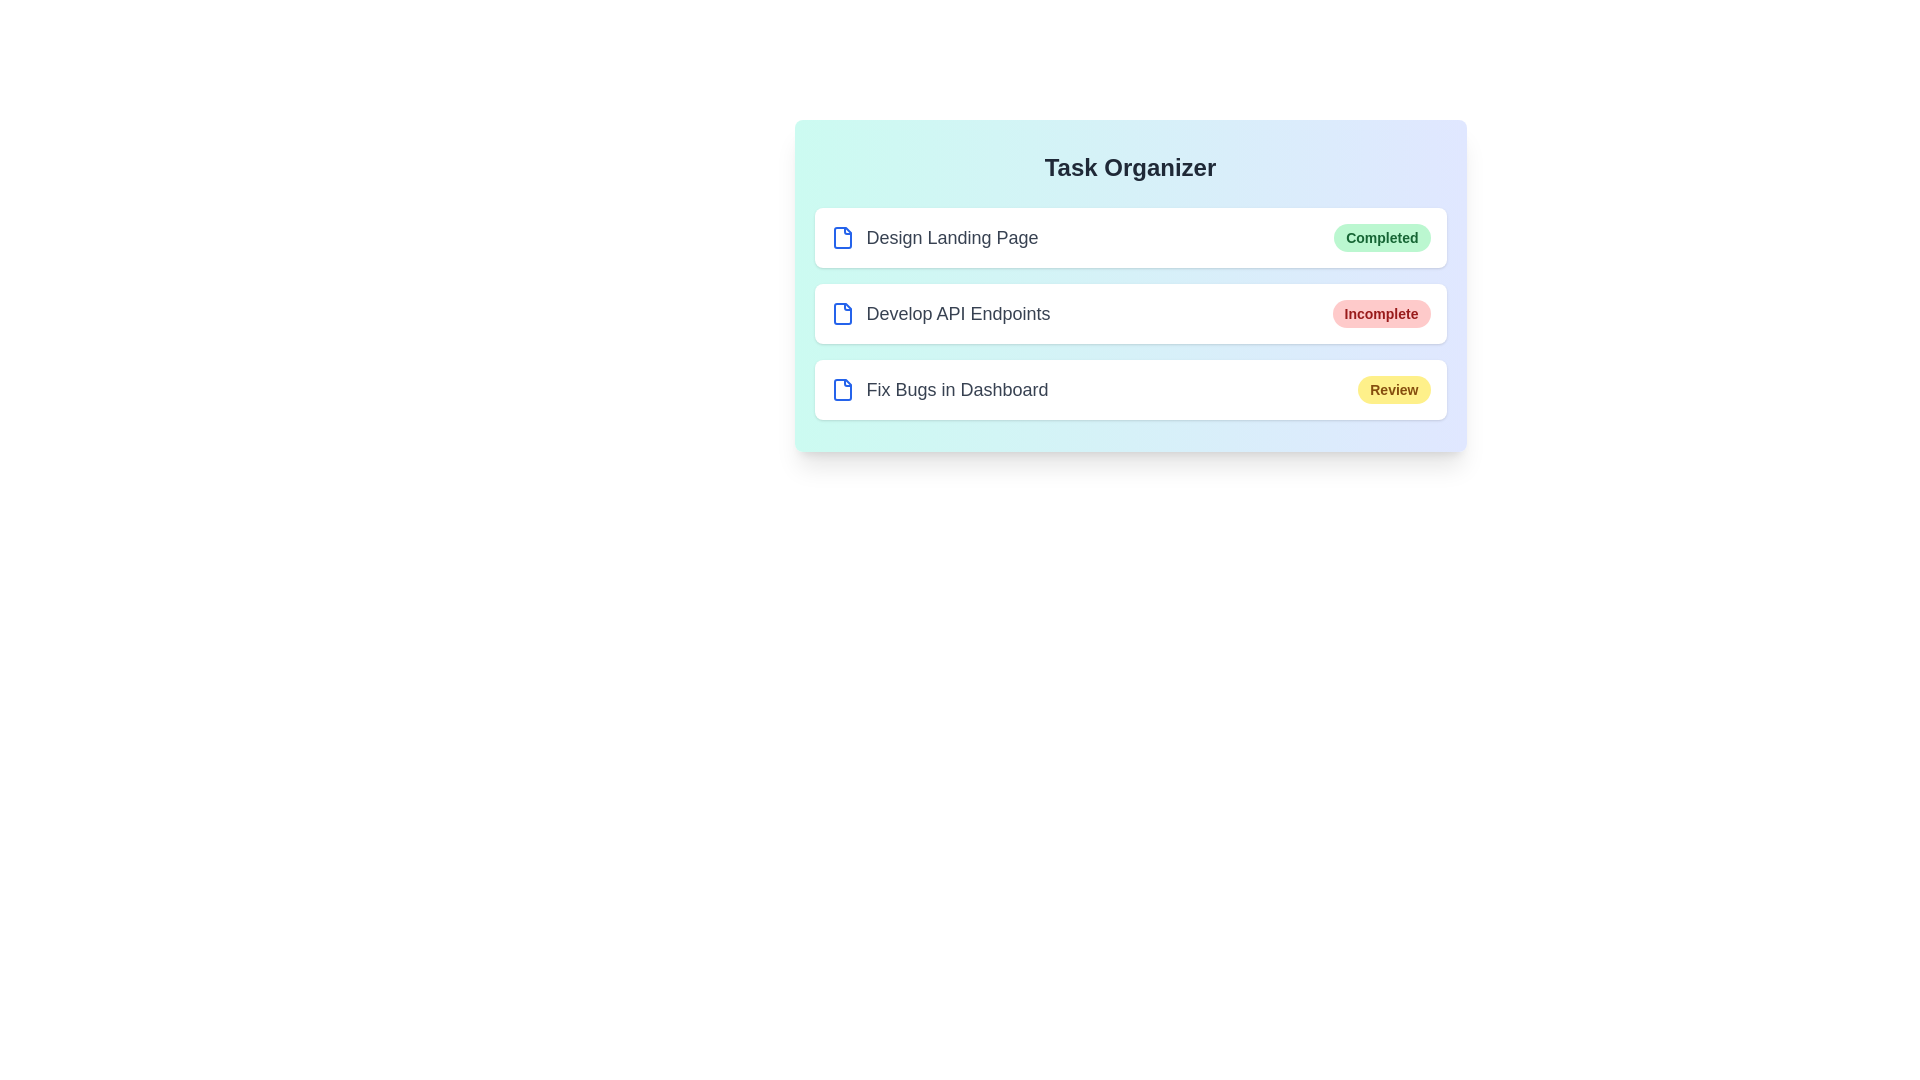  I want to click on the task name Develop API Endpoints to interact with it, so click(939, 313).